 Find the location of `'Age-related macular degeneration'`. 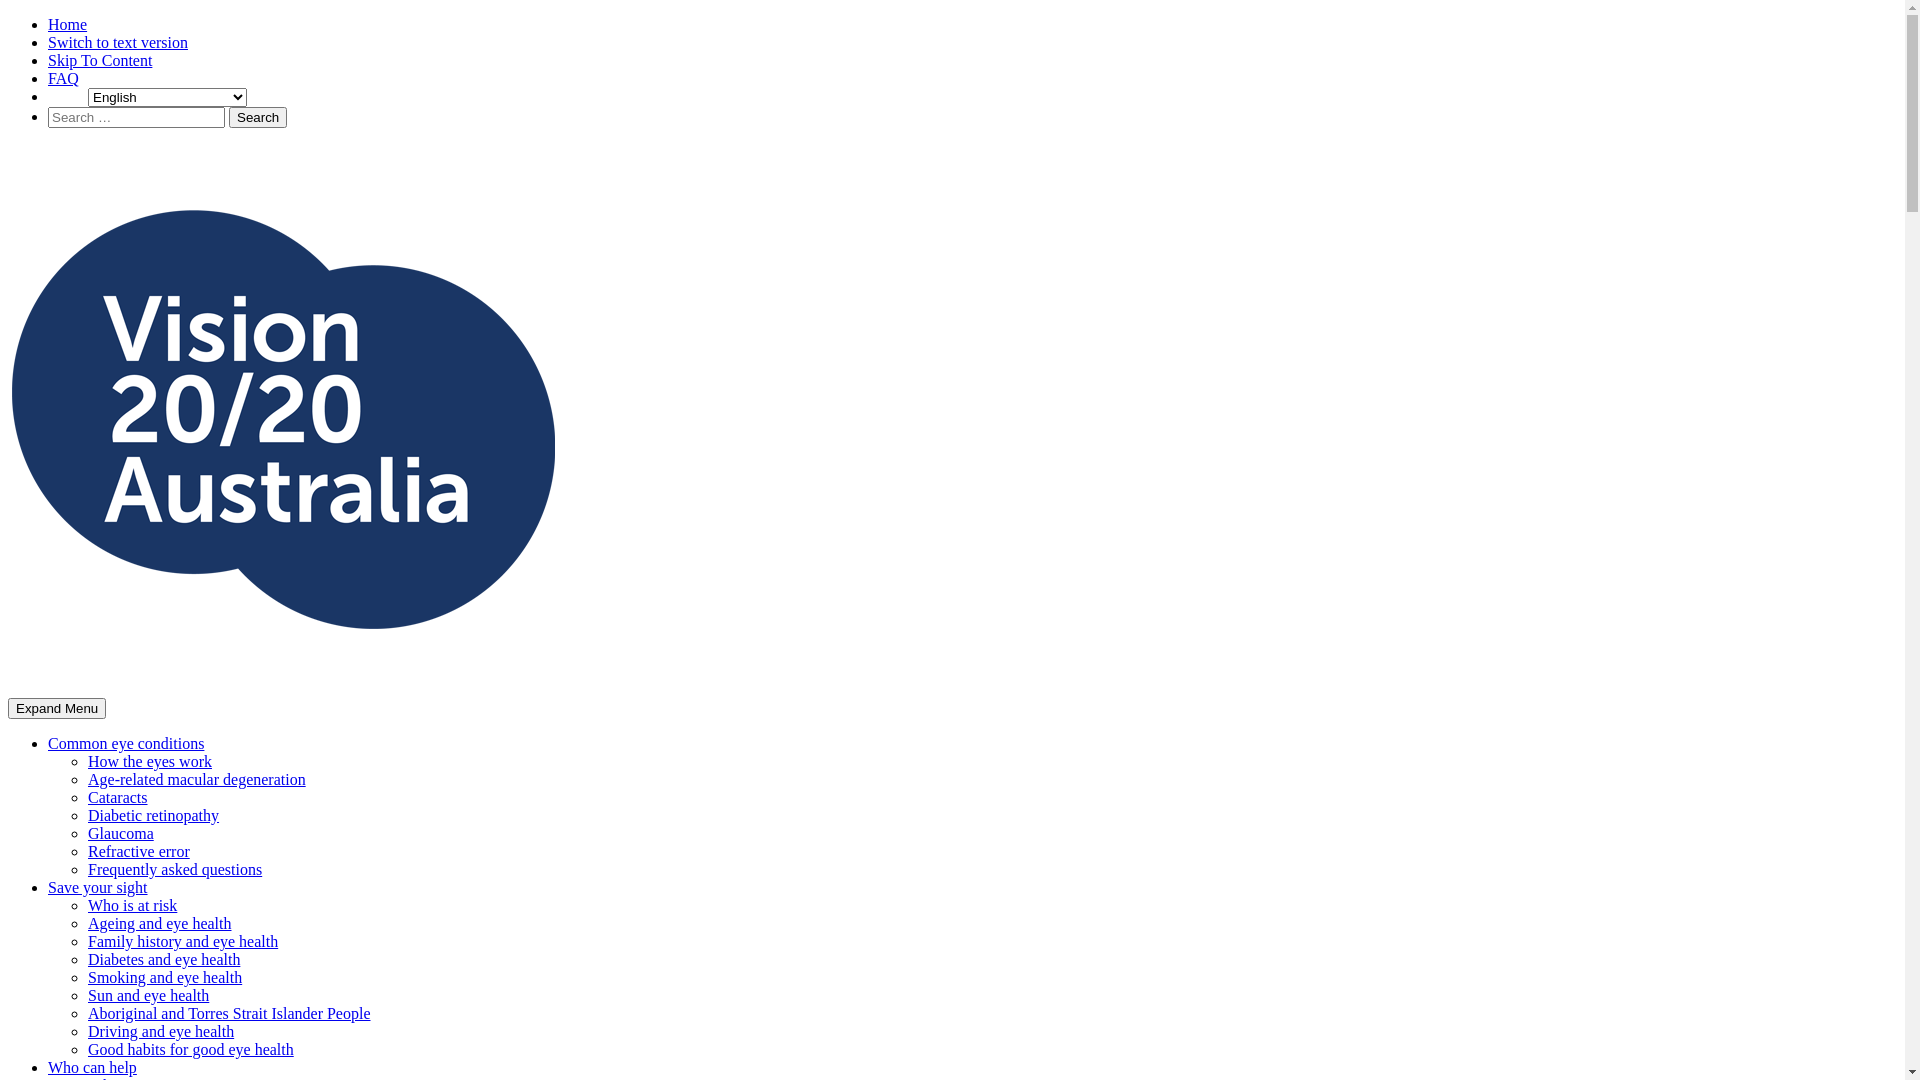

'Age-related macular degeneration' is located at coordinates (196, 778).